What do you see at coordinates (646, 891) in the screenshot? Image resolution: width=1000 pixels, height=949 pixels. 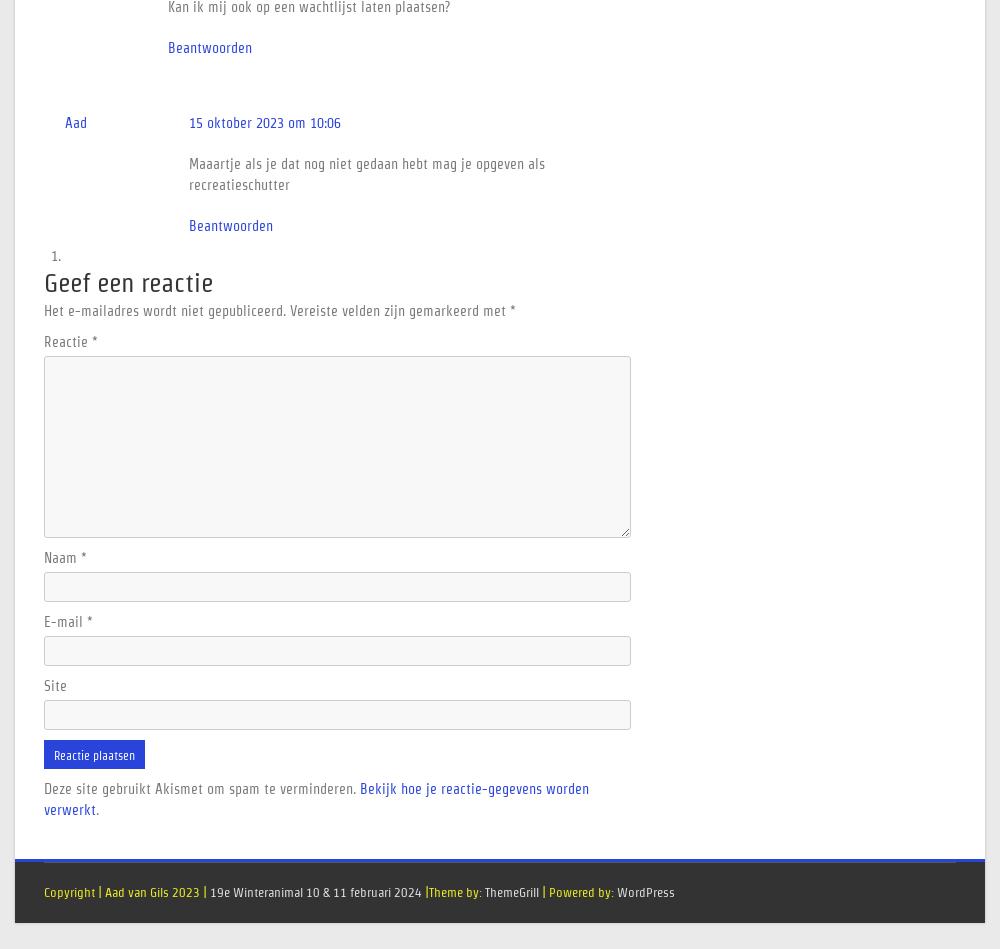 I see `'WordPress'` at bounding box center [646, 891].